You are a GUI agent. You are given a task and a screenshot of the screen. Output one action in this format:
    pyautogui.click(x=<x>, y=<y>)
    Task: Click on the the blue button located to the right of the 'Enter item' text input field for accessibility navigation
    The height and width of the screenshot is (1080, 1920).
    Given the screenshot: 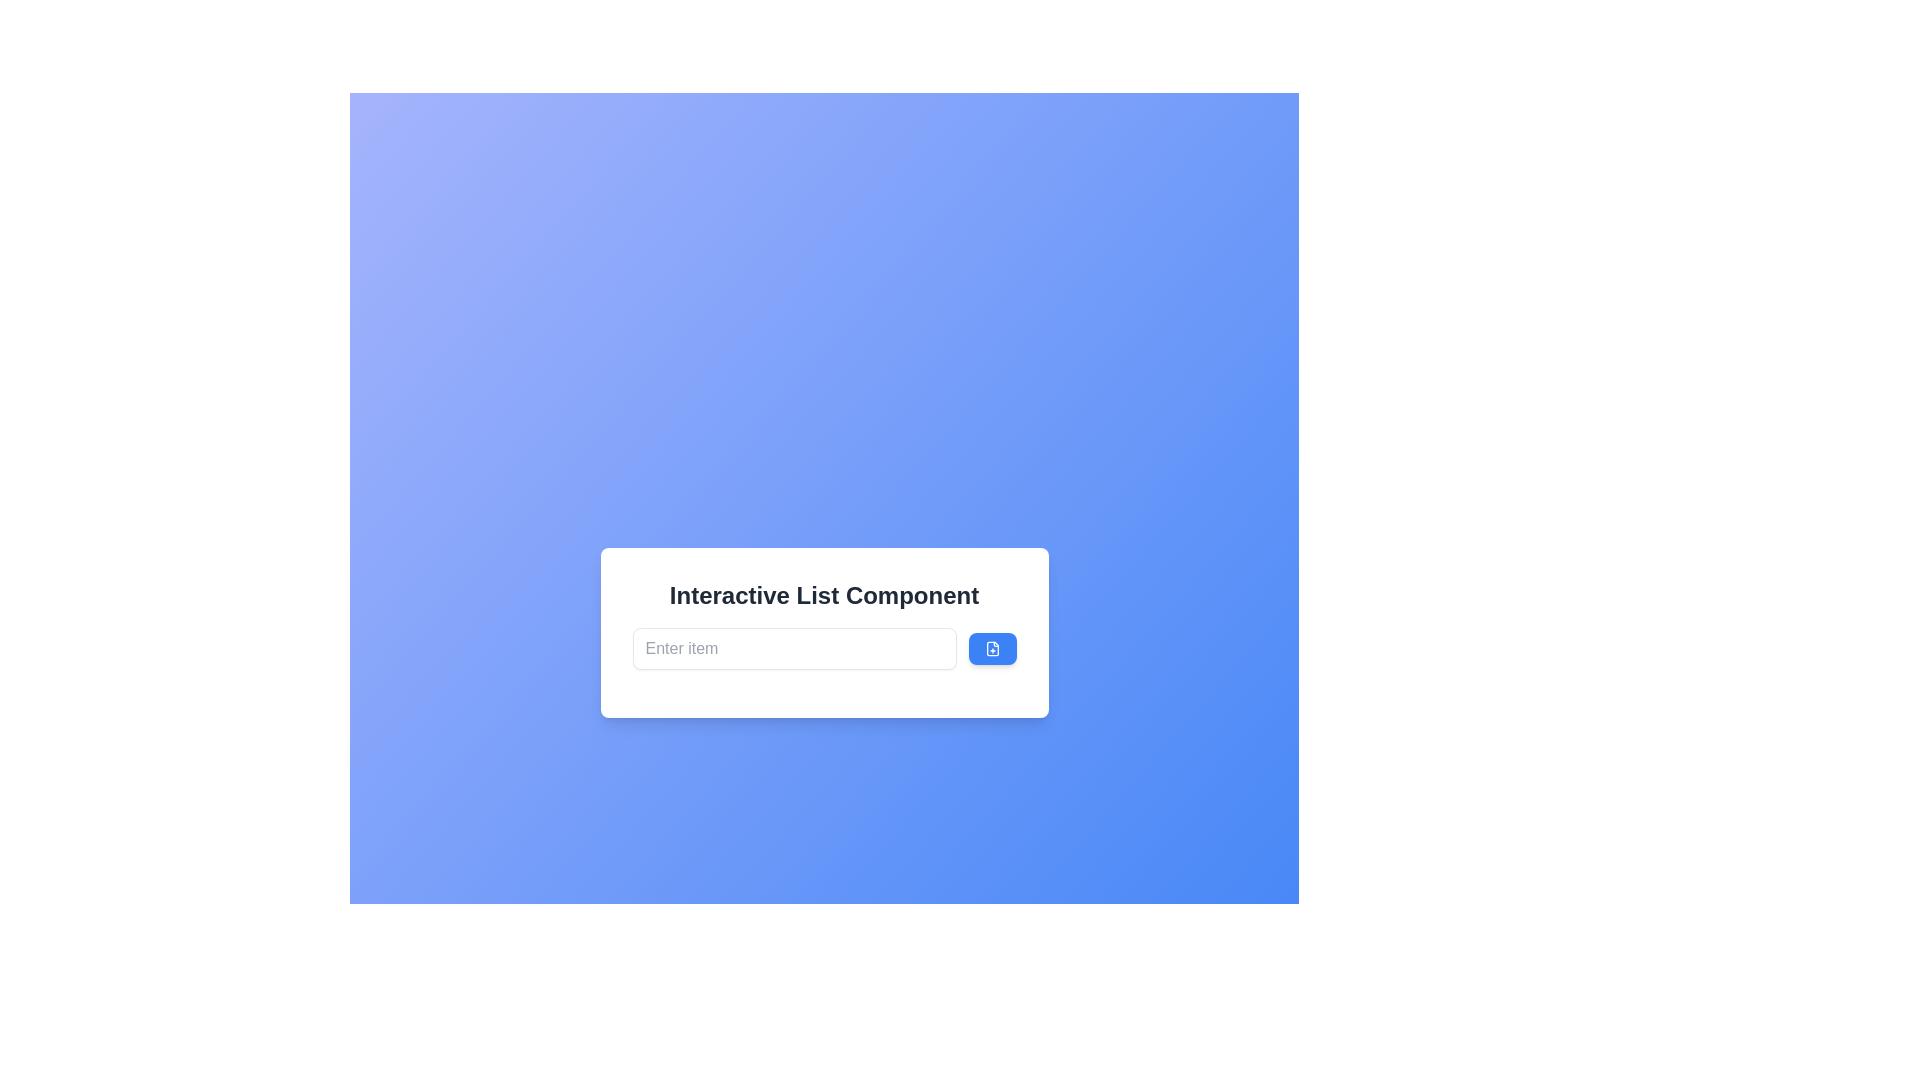 What is the action you would take?
    pyautogui.click(x=992, y=648)
    